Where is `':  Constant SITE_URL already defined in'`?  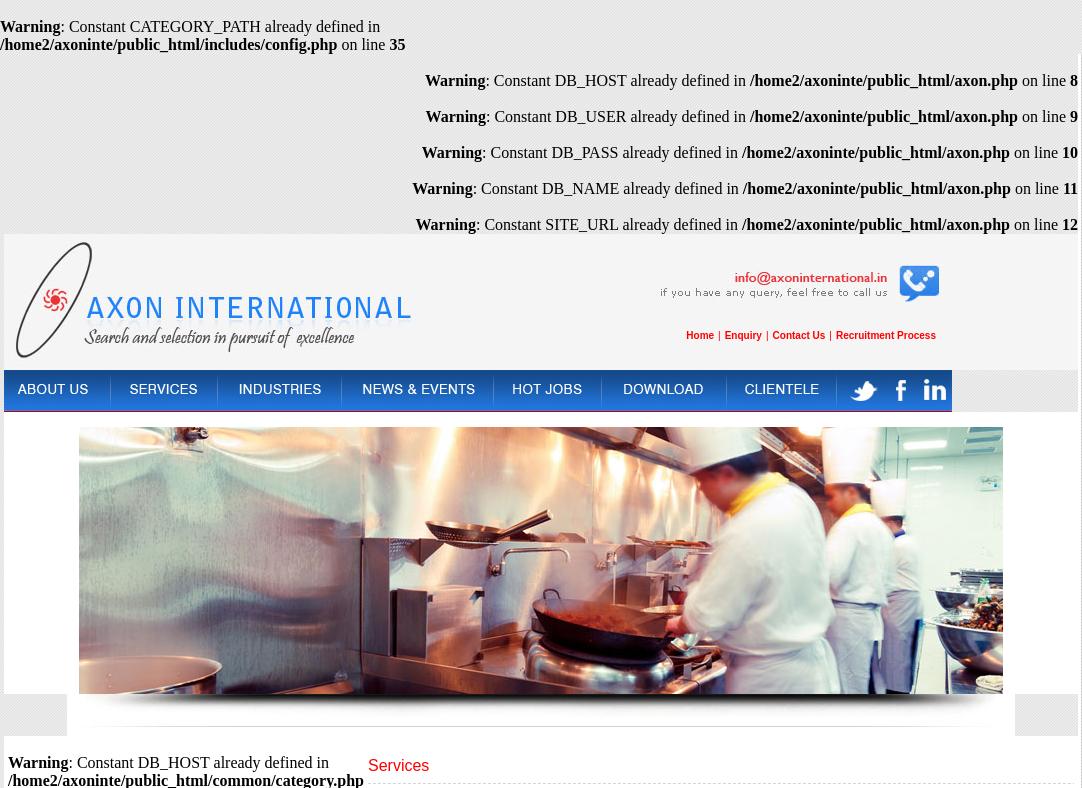
':  Constant SITE_URL already defined in' is located at coordinates (606, 223).